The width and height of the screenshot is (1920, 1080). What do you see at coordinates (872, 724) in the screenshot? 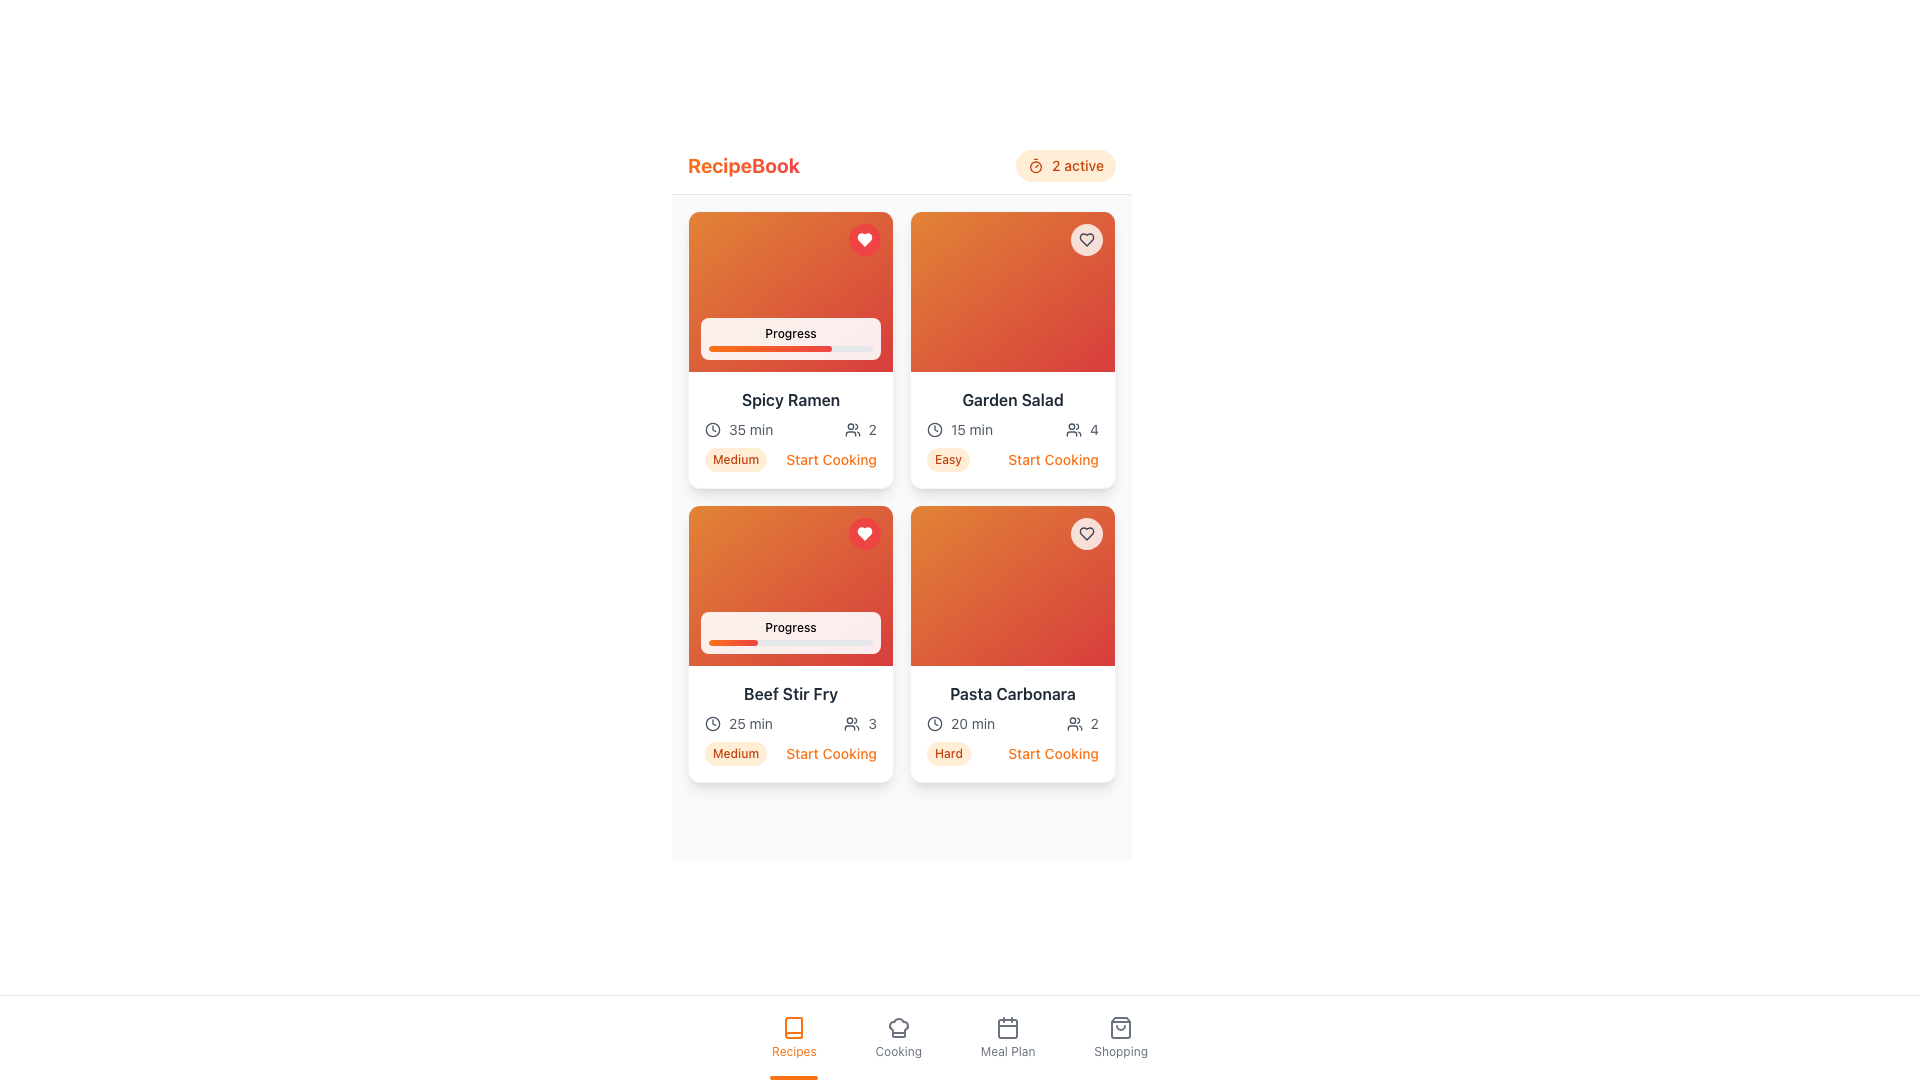
I see `the numeric character '3' displayed in a sans-serif typeface, part of the recipe details for 'Beef Stir Fry', located adjacent to the servings icon` at bounding box center [872, 724].